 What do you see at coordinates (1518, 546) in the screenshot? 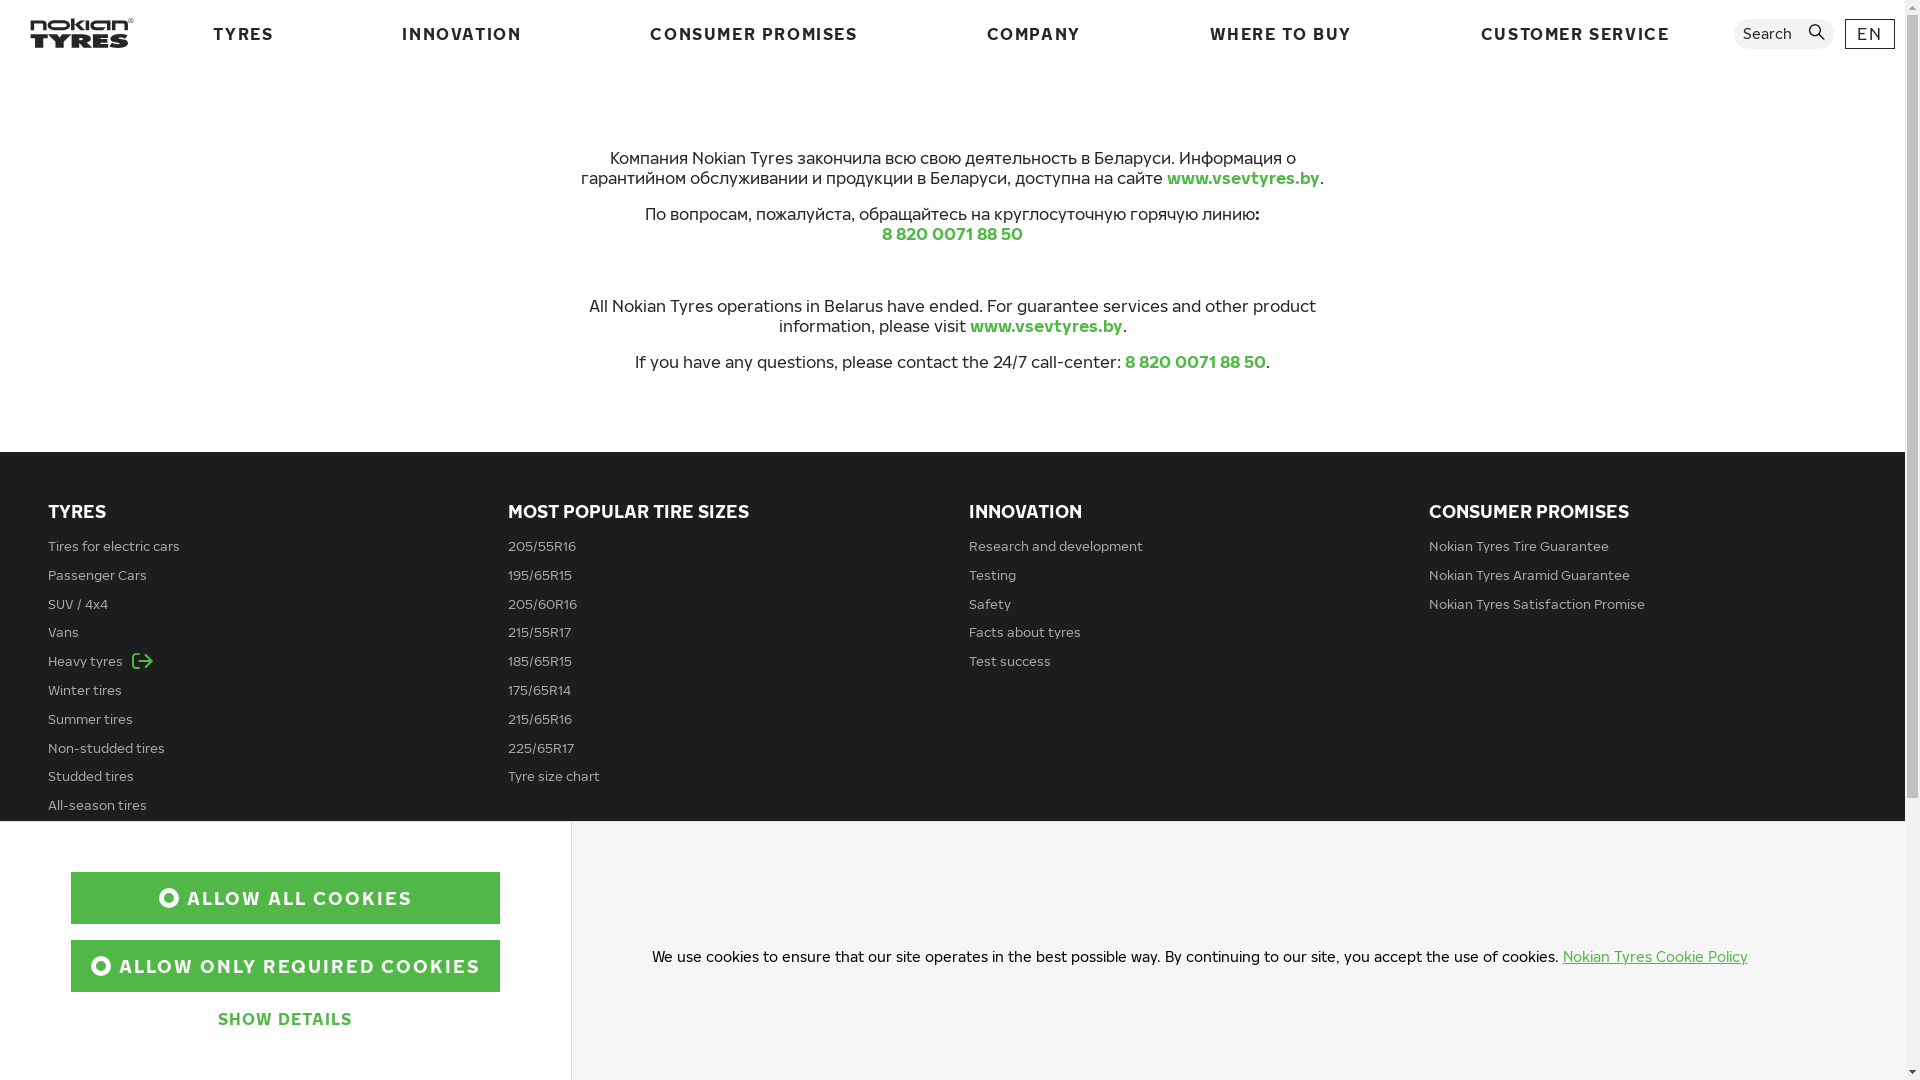
I see `'Nokian Tyres Tire Guarantee'` at bounding box center [1518, 546].